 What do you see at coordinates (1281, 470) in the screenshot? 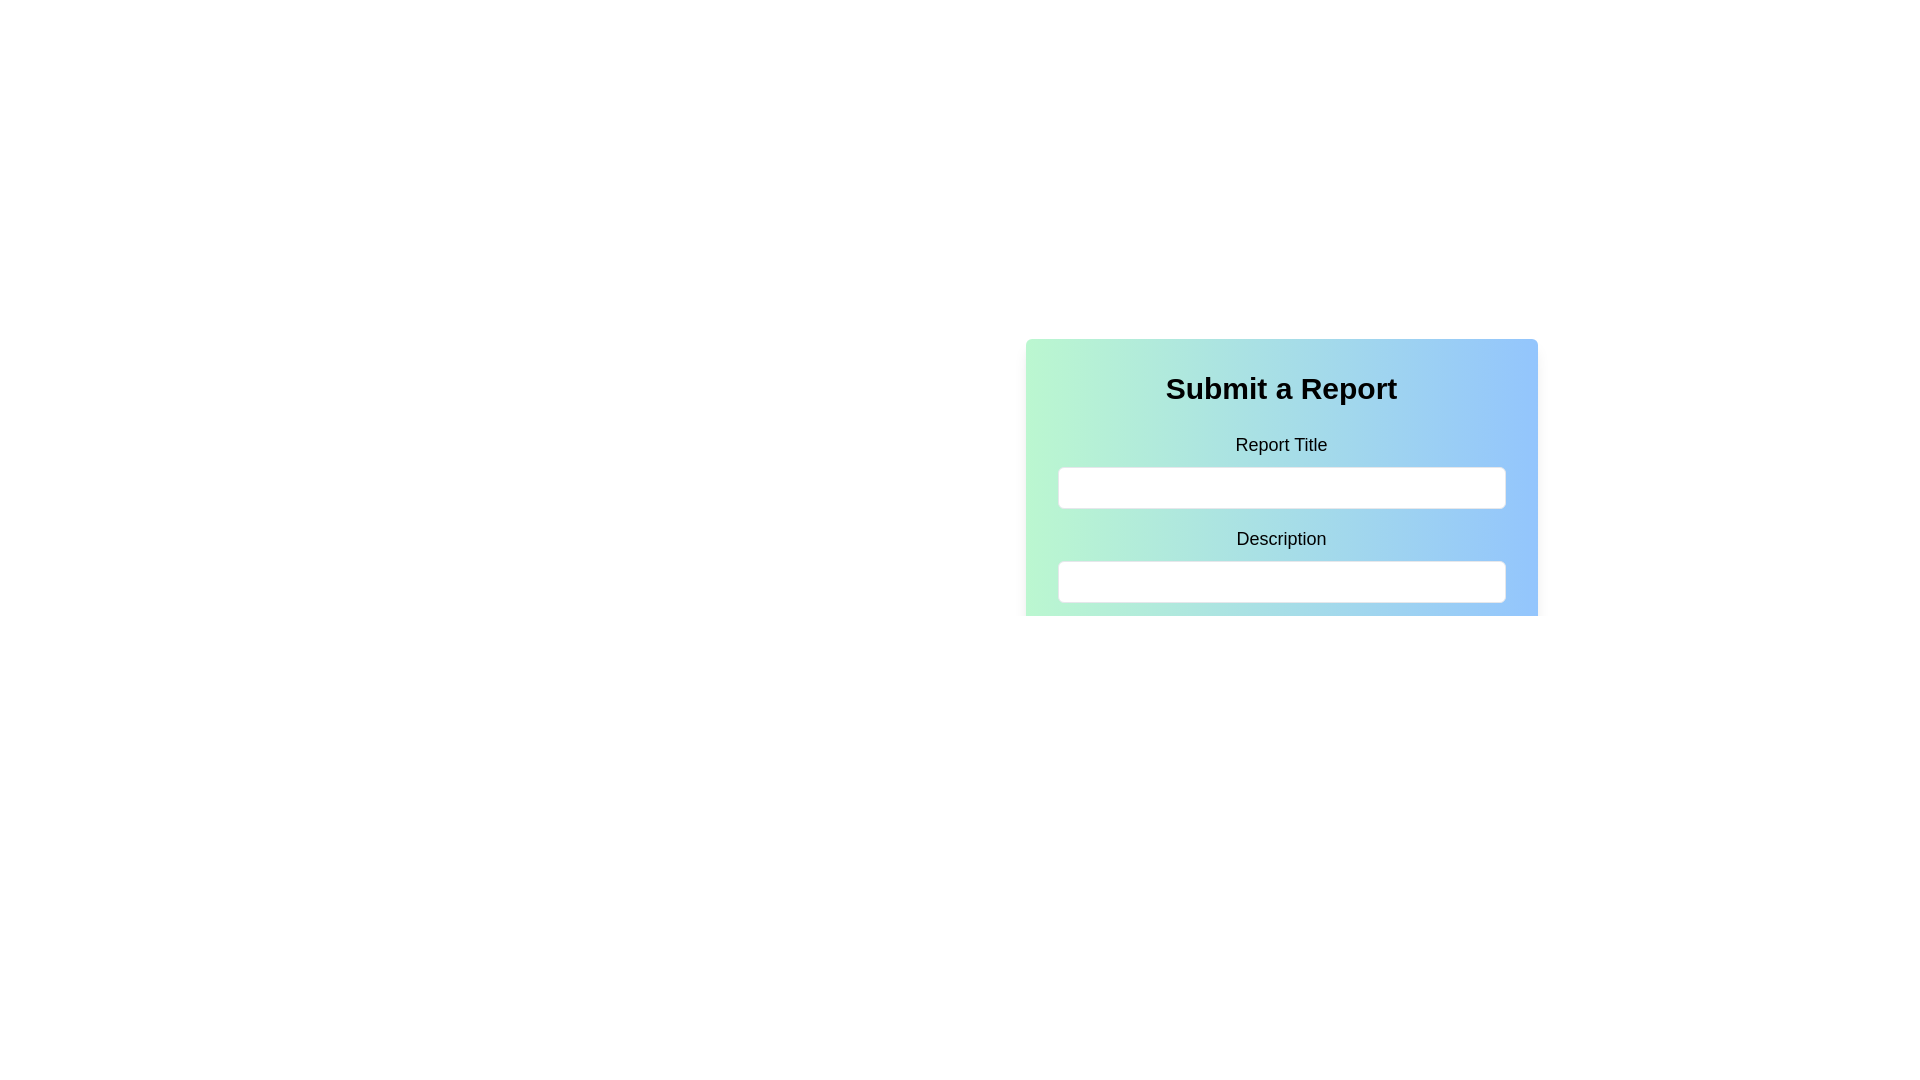
I see `the input field of the 'Report Title' section to focus on it` at bounding box center [1281, 470].